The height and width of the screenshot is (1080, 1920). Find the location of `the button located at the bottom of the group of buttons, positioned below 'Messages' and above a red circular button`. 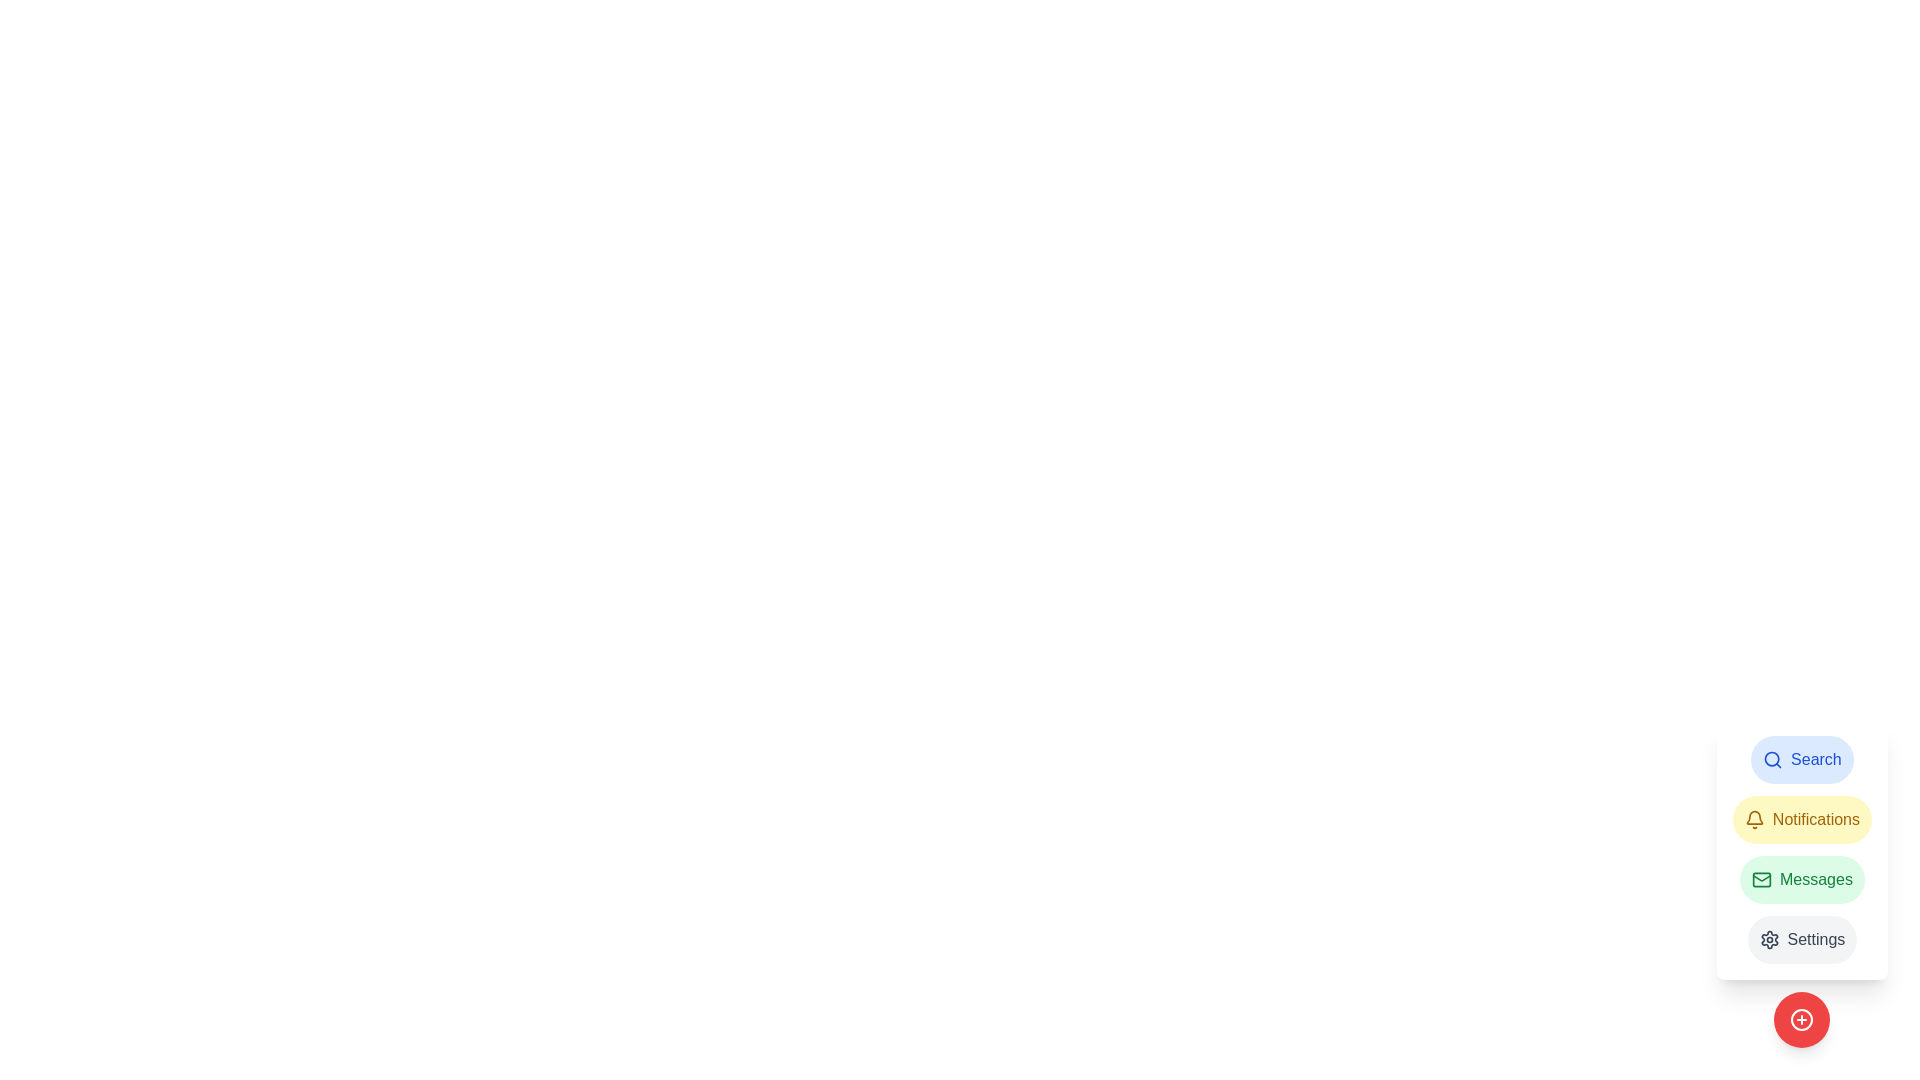

the button located at the bottom of the group of buttons, positioned below 'Messages' and above a red circular button is located at coordinates (1802, 940).